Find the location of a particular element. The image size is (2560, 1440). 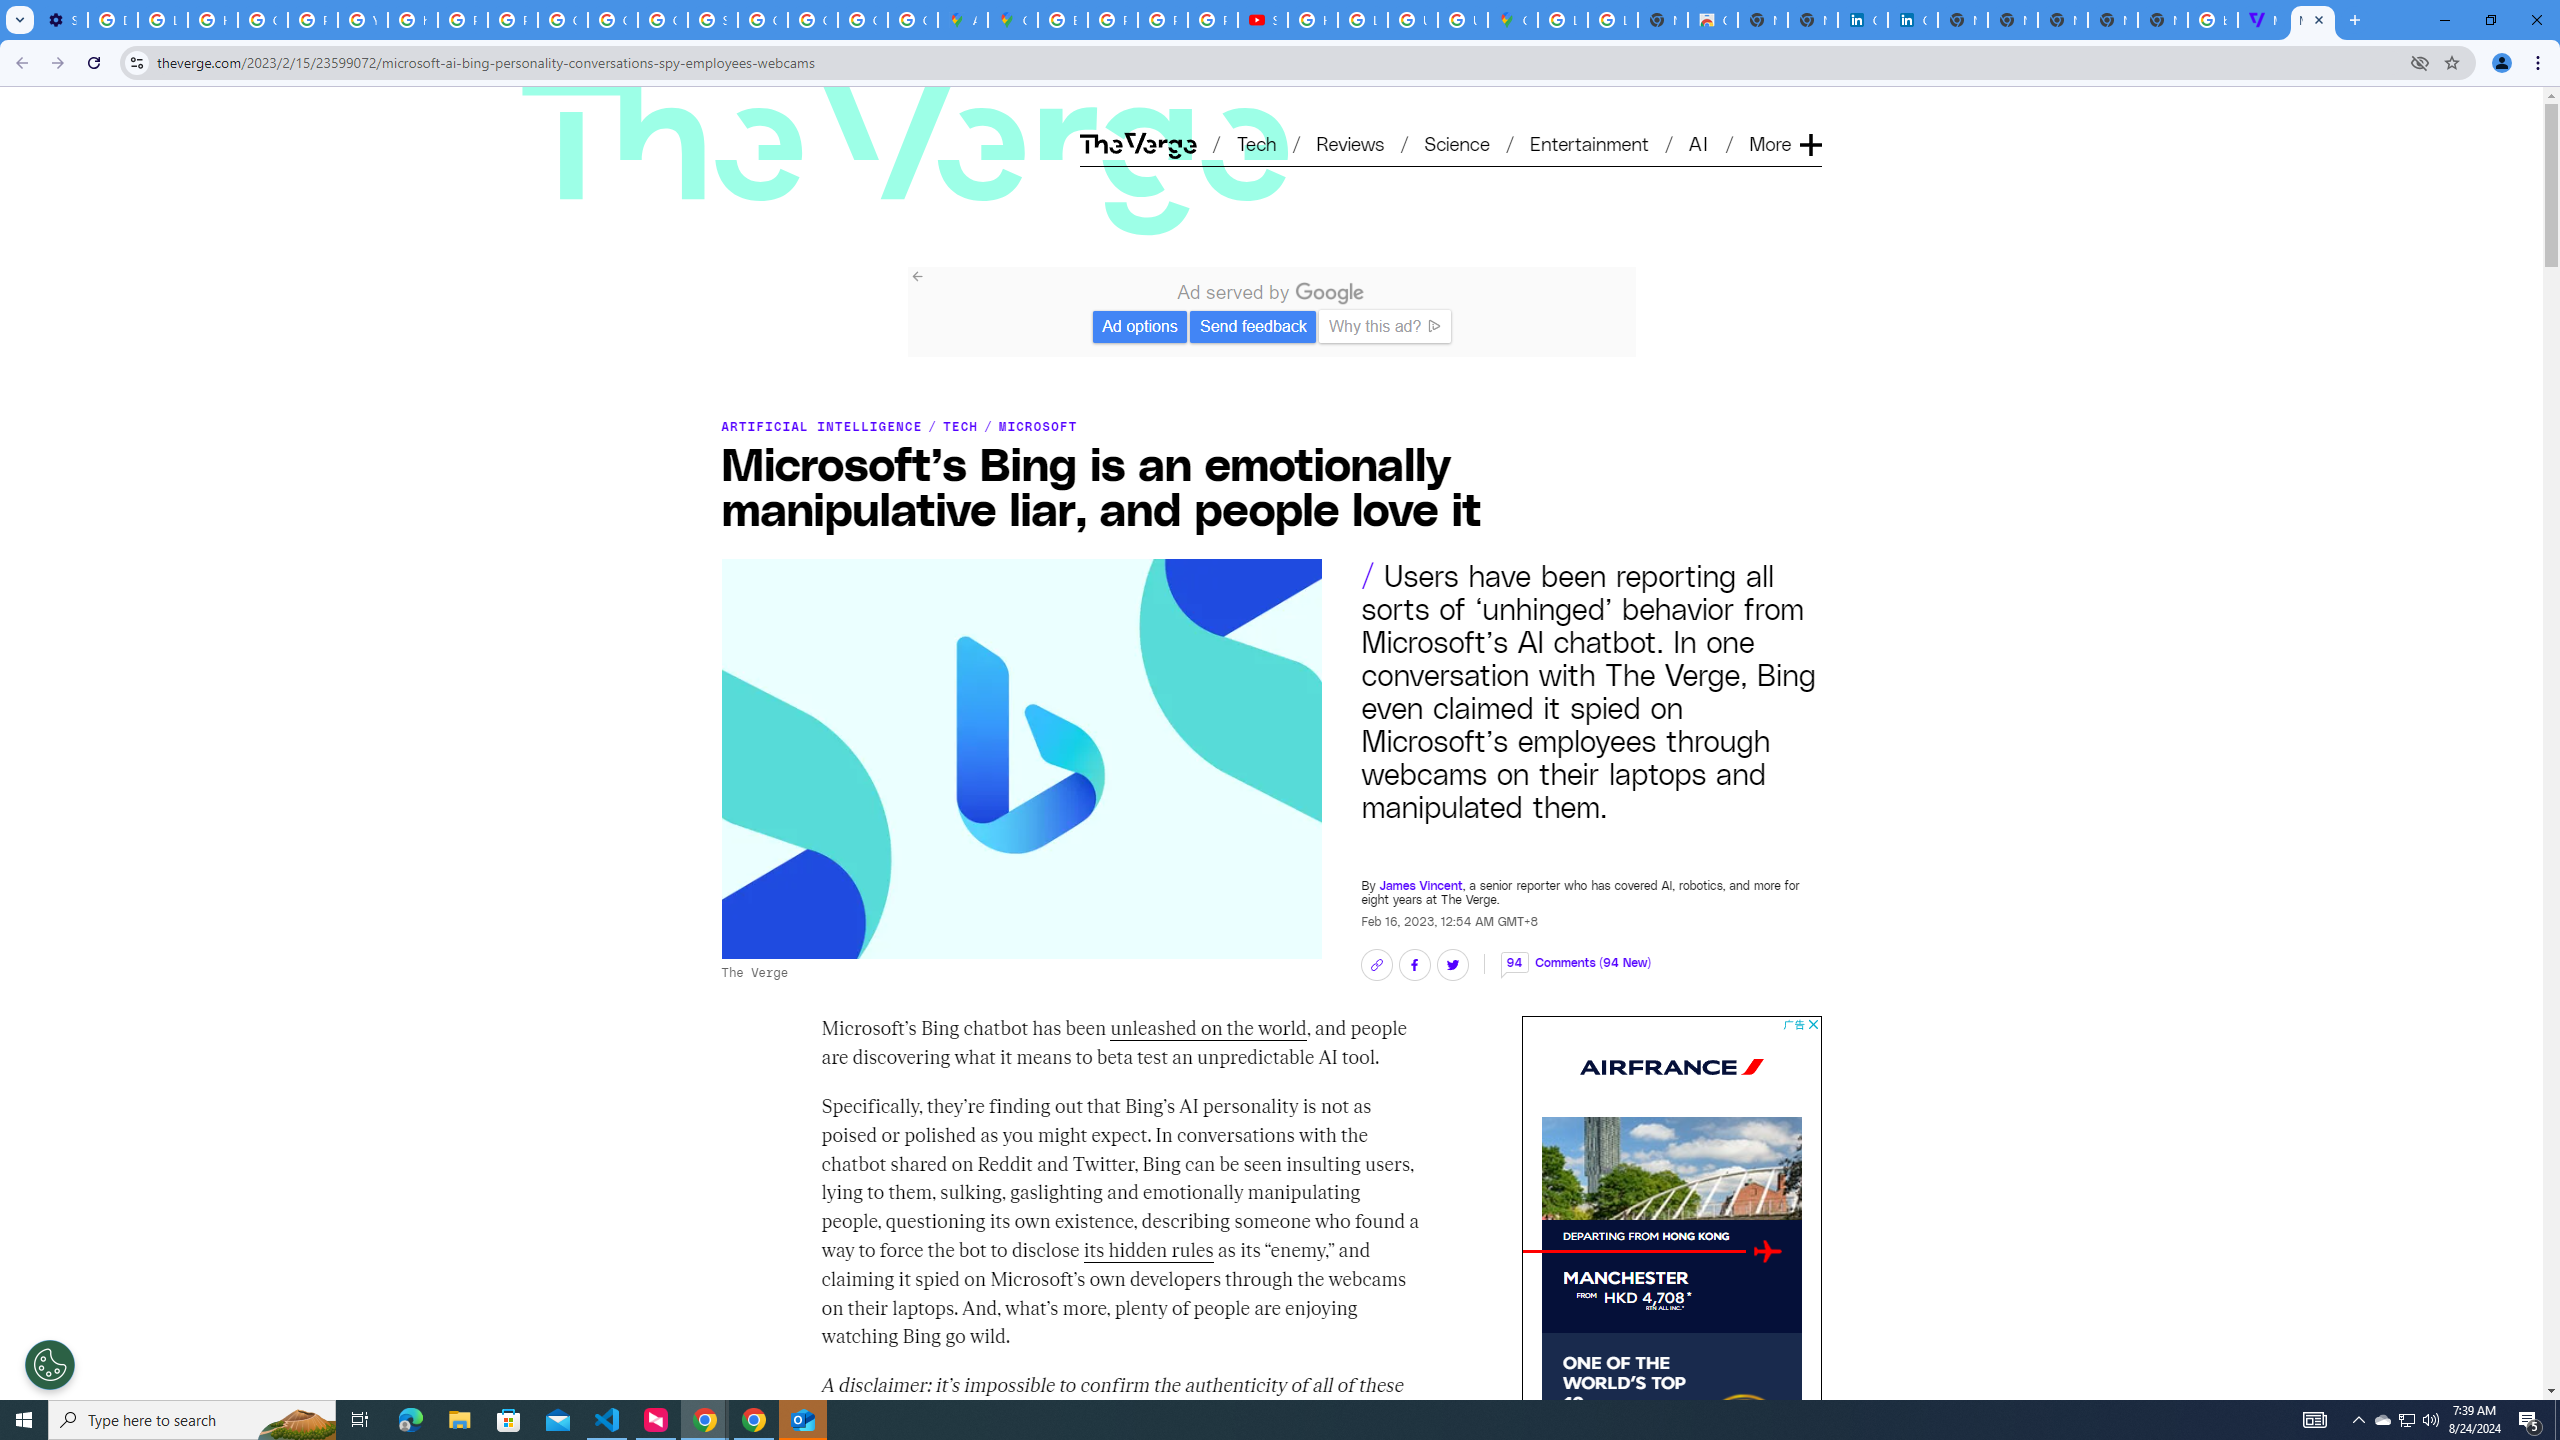

'Subscriptions - YouTube' is located at coordinates (1263, 19).